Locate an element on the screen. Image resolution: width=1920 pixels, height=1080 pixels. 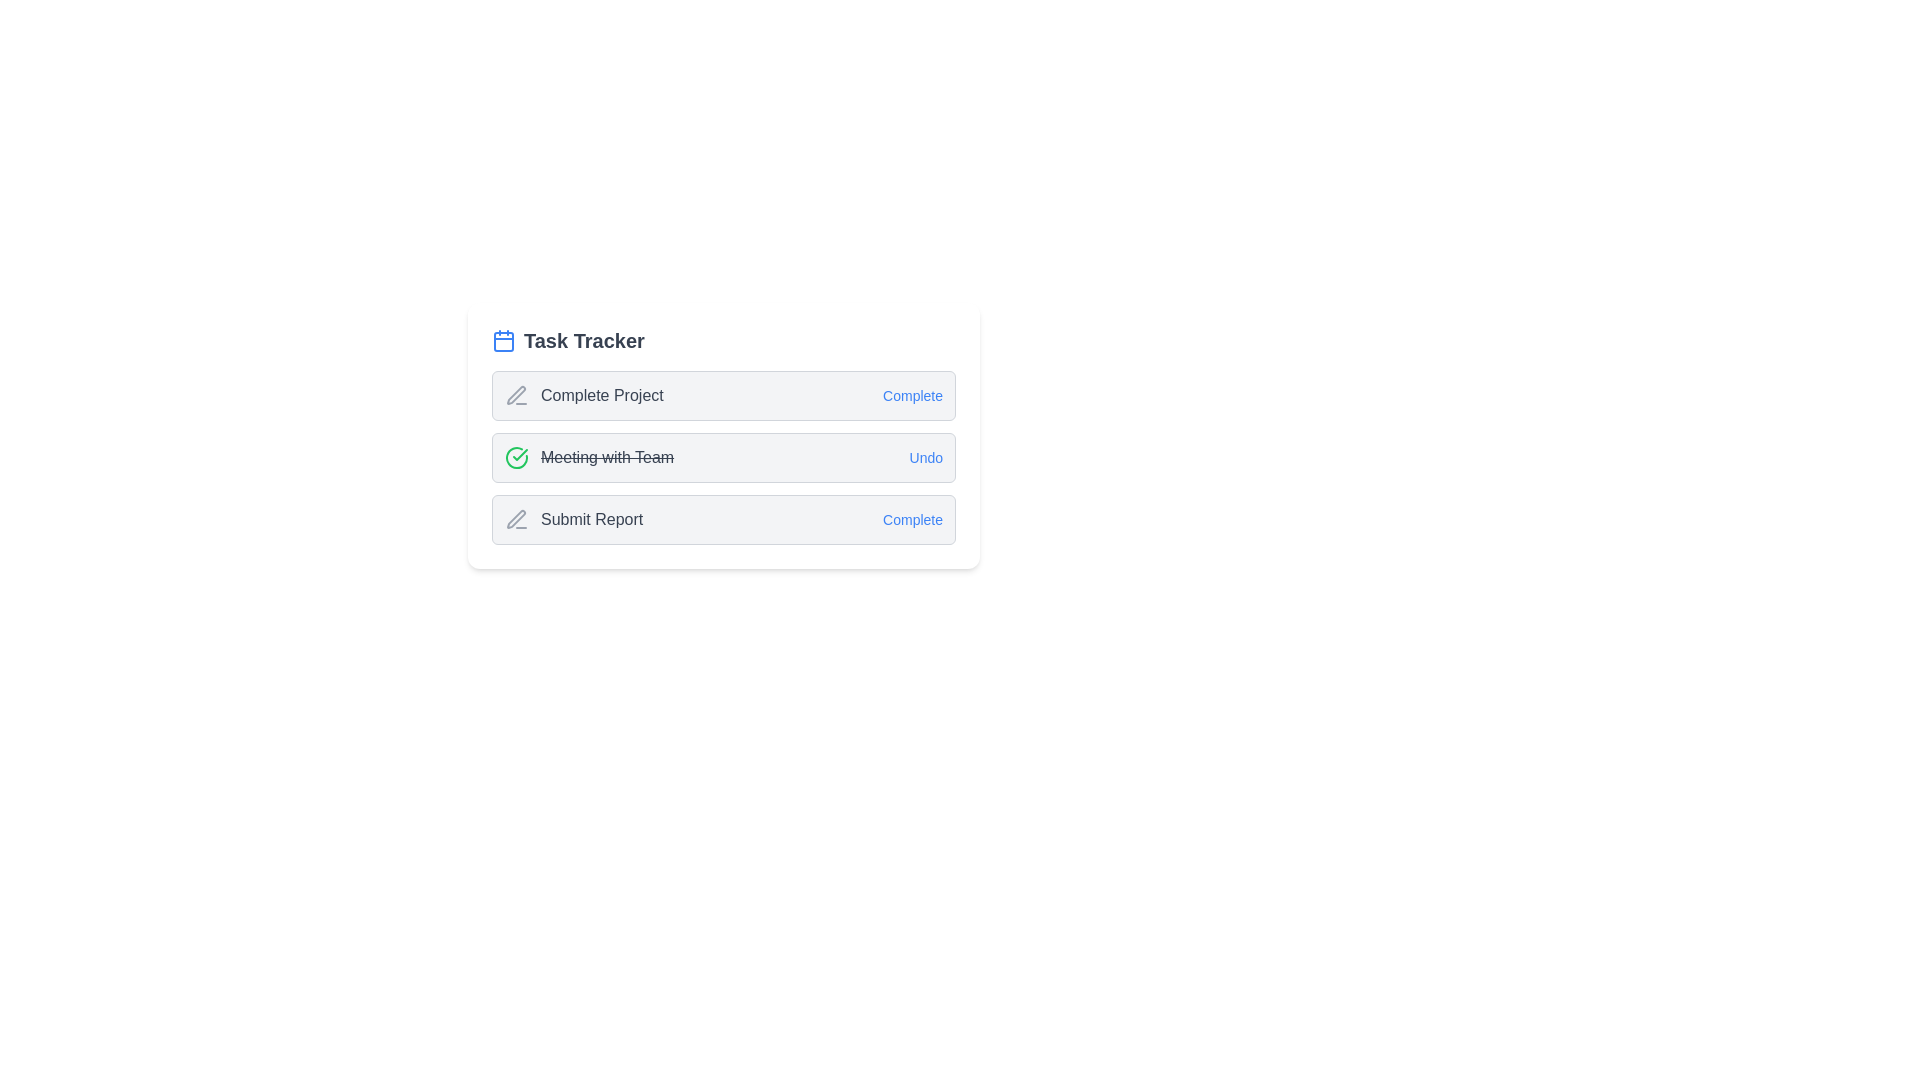
the text label in the first item of the 'Task Tracker' list, which specifies the name of the task and is positioned to the left of the 'Complete' button is located at coordinates (583, 396).